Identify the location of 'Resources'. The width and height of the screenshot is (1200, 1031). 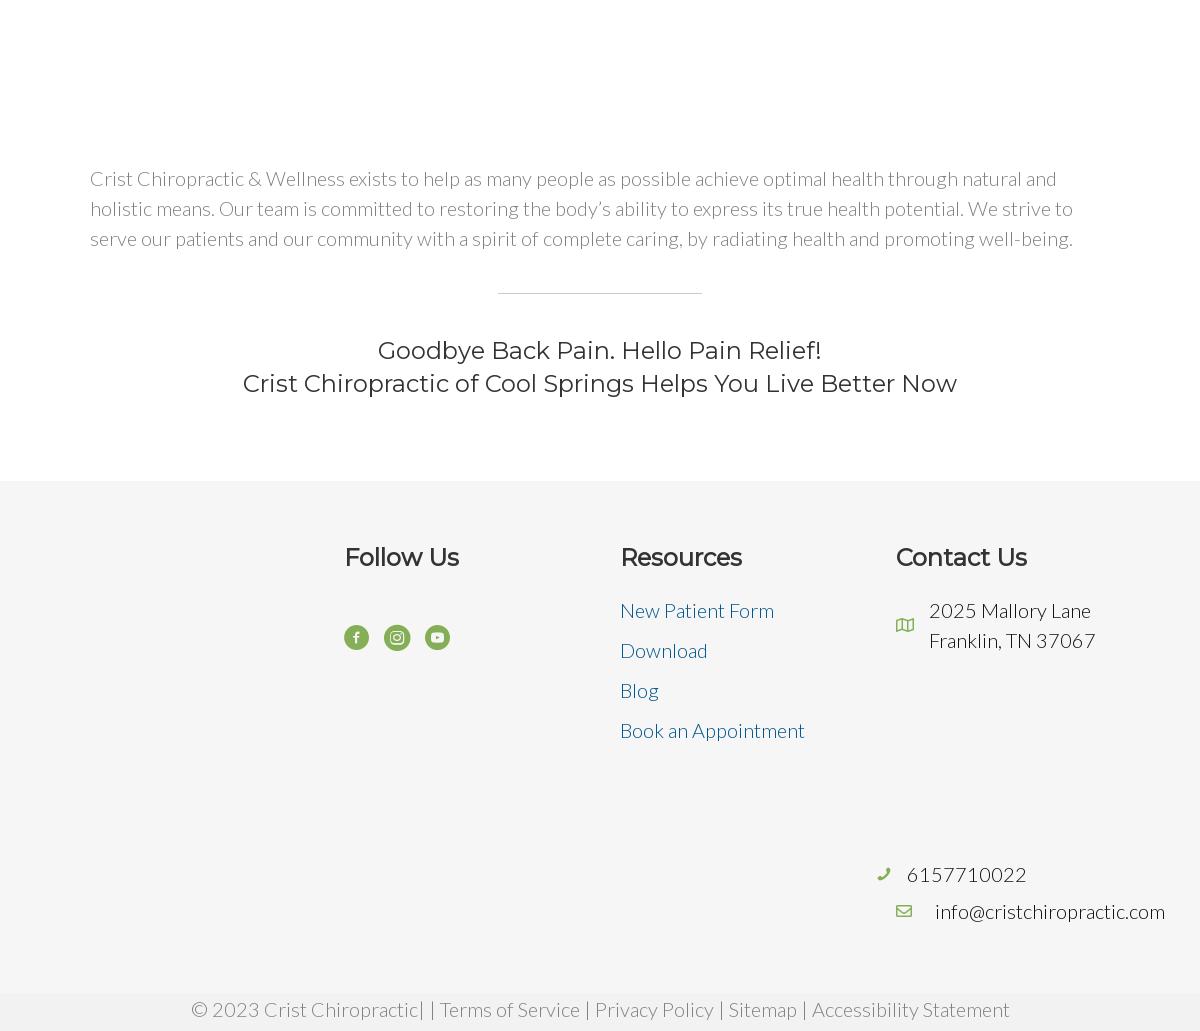
(620, 556).